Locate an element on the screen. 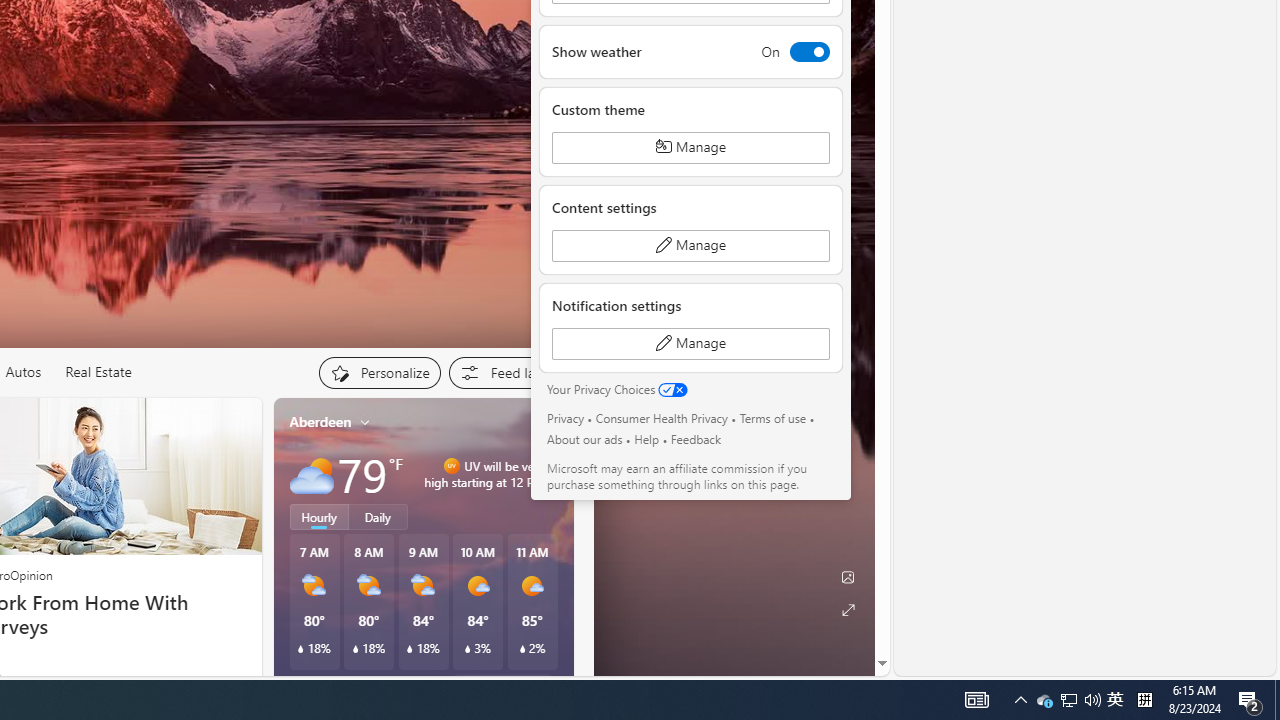  'Aberdeen' is located at coordinates (320, 421).